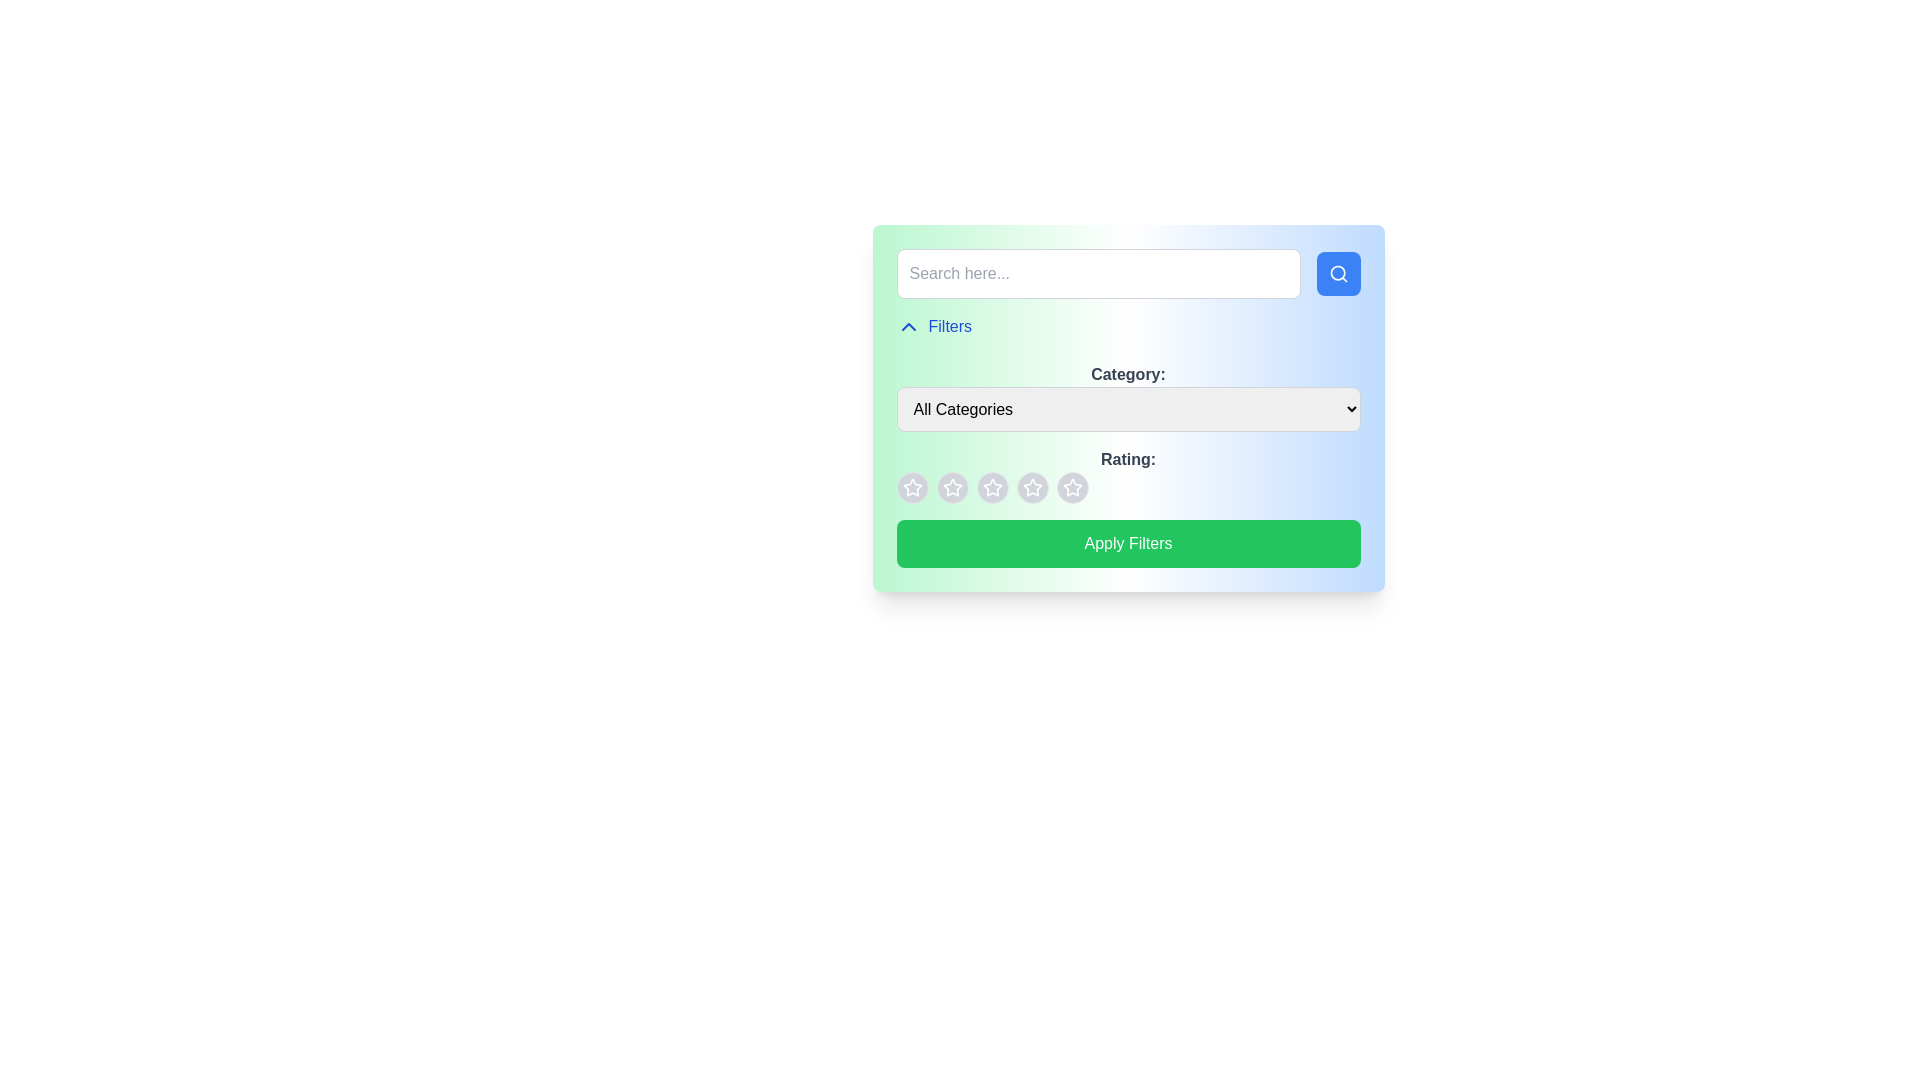 This screenshot has height=1080, width=1920. Describe the element at coordinates (1071, 488) in the screenshot. I see `the fifth circular button with a gray background and a white star icon located below the 'Rating:' label in the filtering panel` at that location.